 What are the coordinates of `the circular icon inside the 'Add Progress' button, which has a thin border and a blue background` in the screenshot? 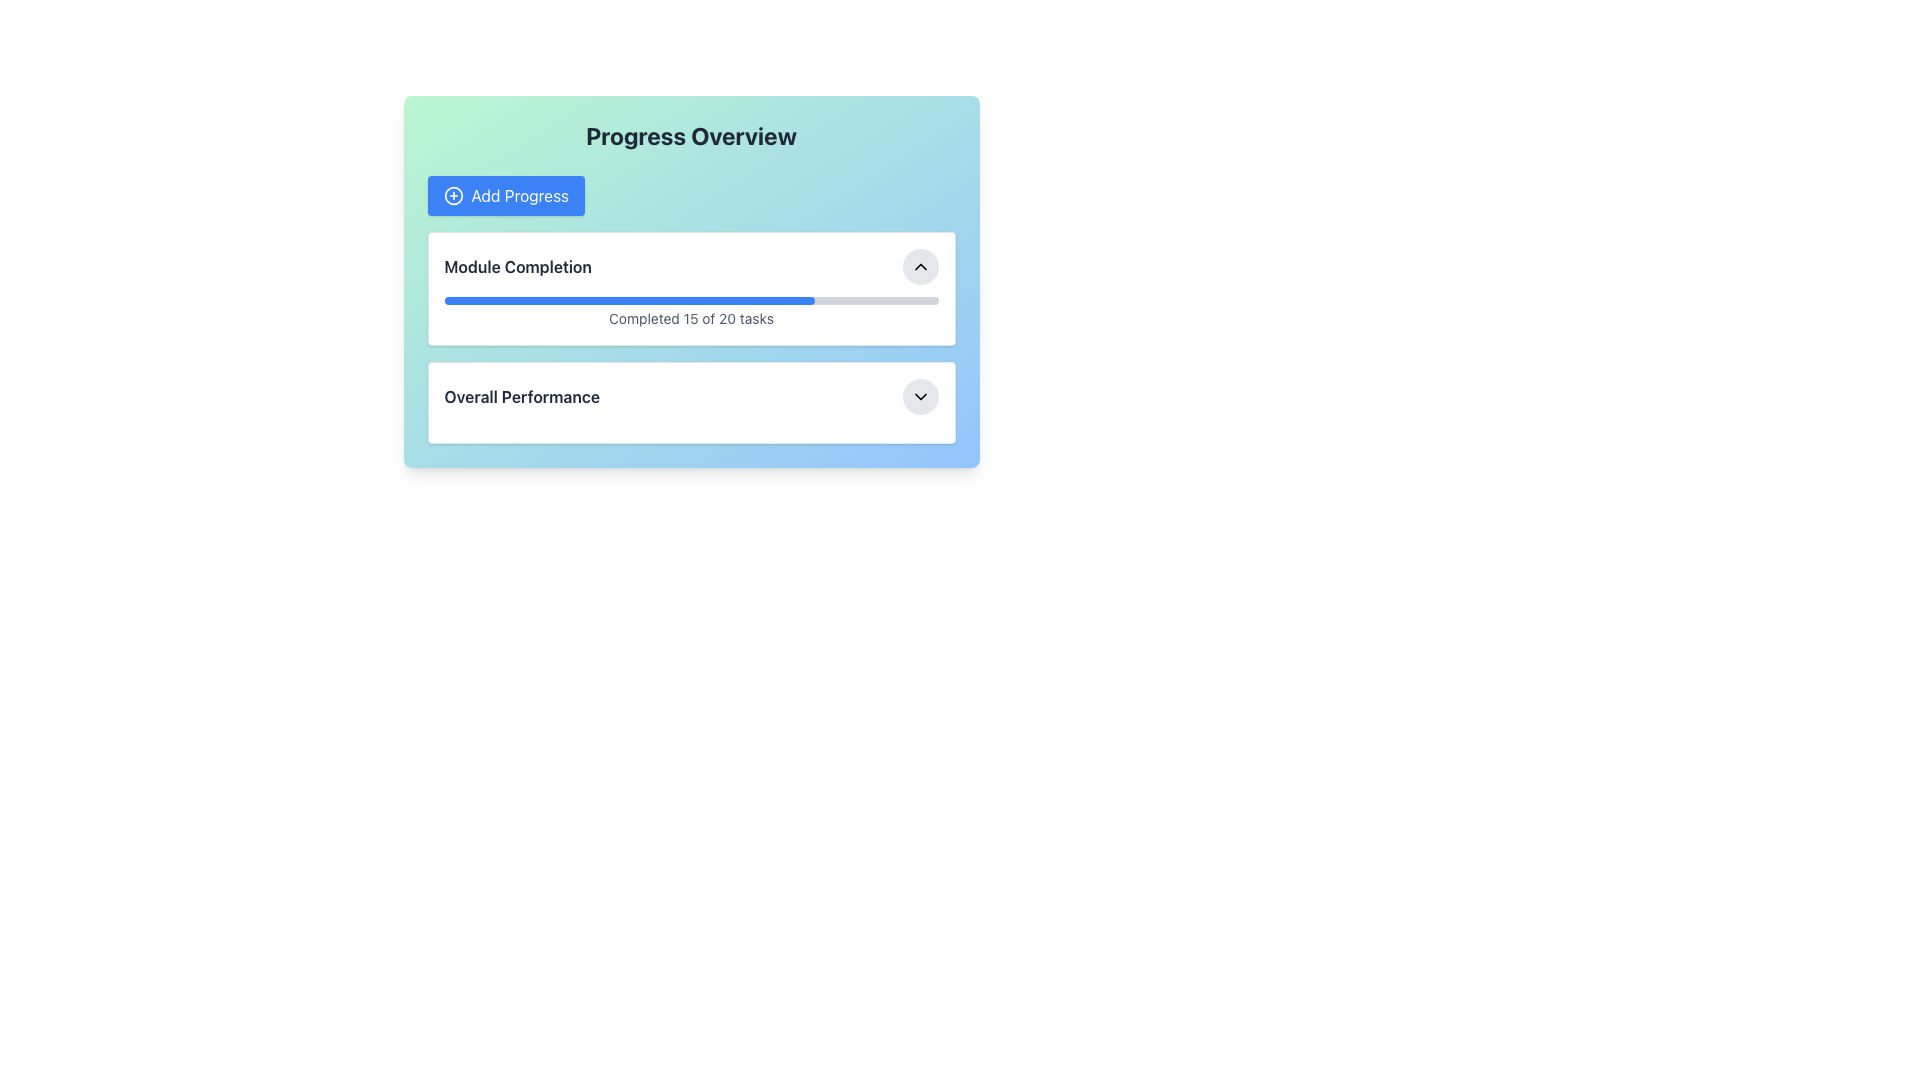 It's located at (452, 196).